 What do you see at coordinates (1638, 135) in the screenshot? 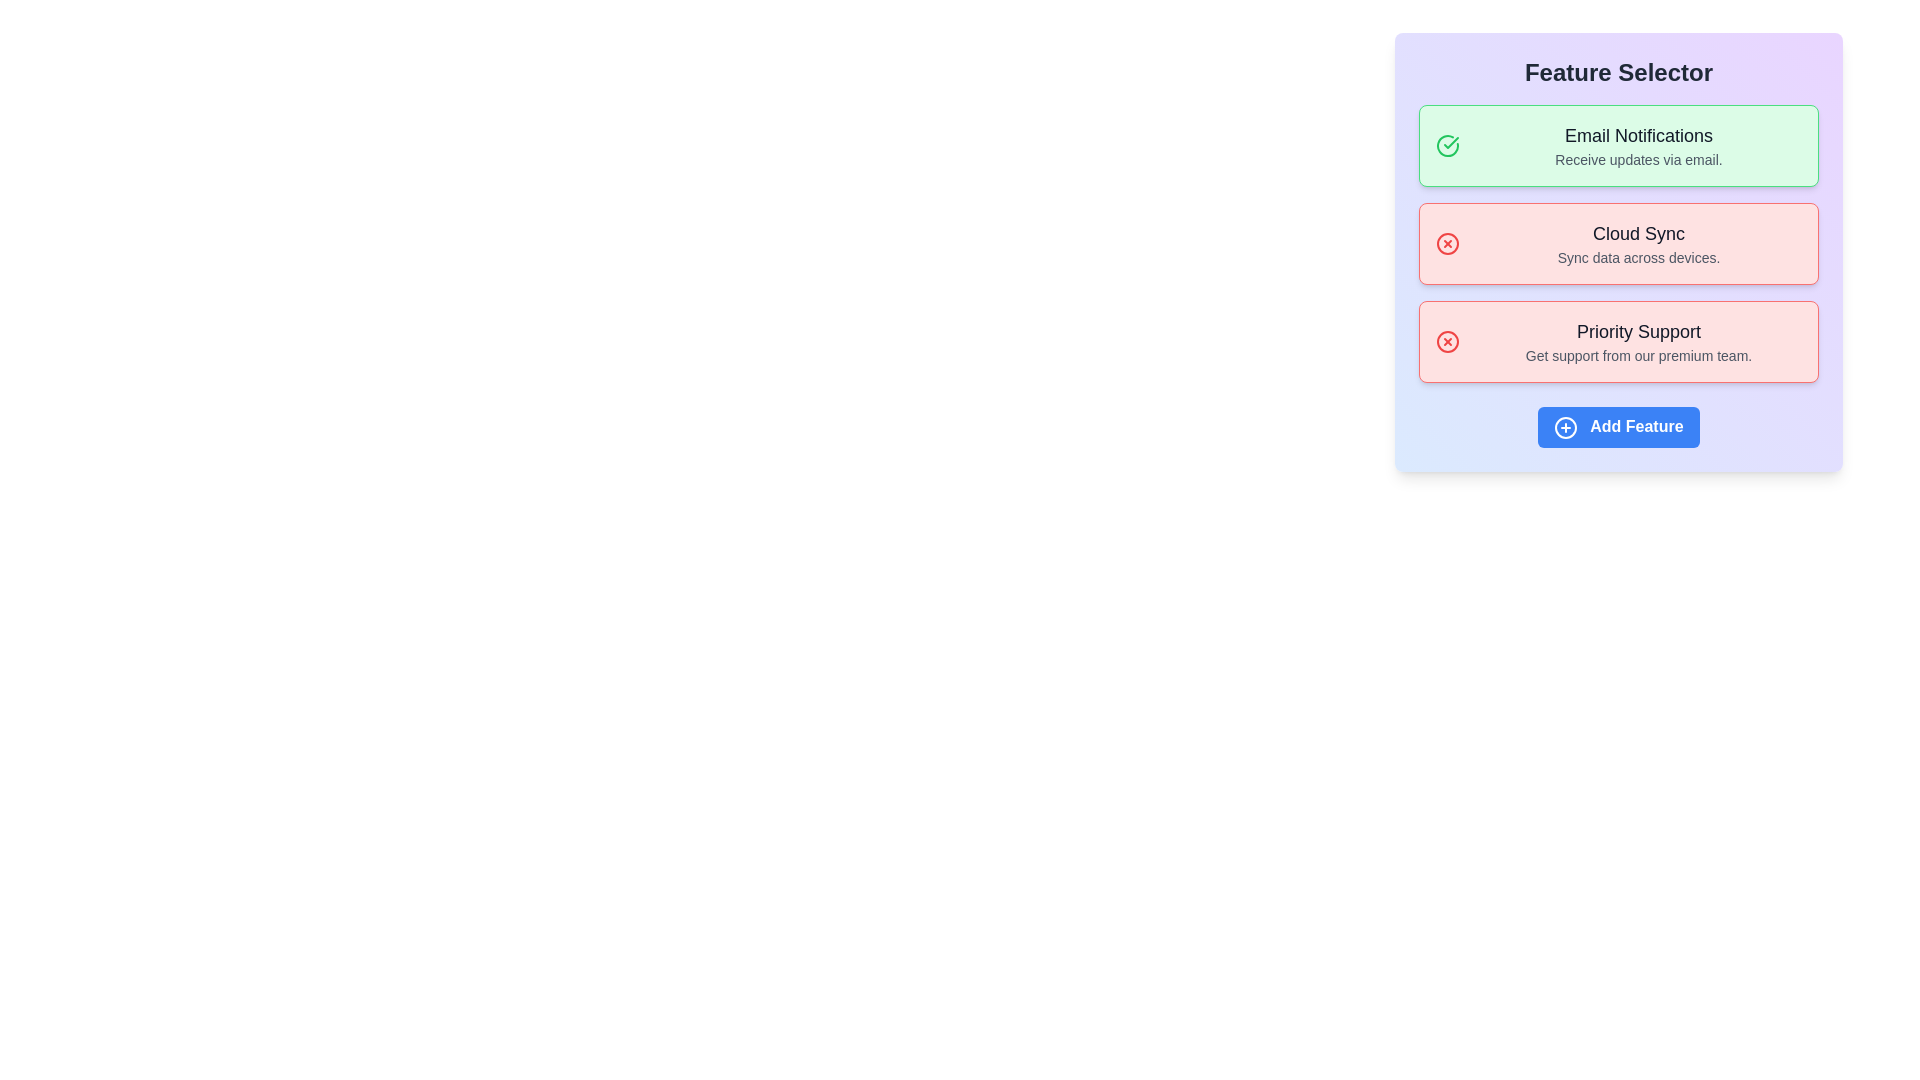
I see `the text label that serves as the title or heading for the feature card, which is centrally aligned within the green-highlighted card in the 'Feature Selector' section` at bounding box center [1638, 135].